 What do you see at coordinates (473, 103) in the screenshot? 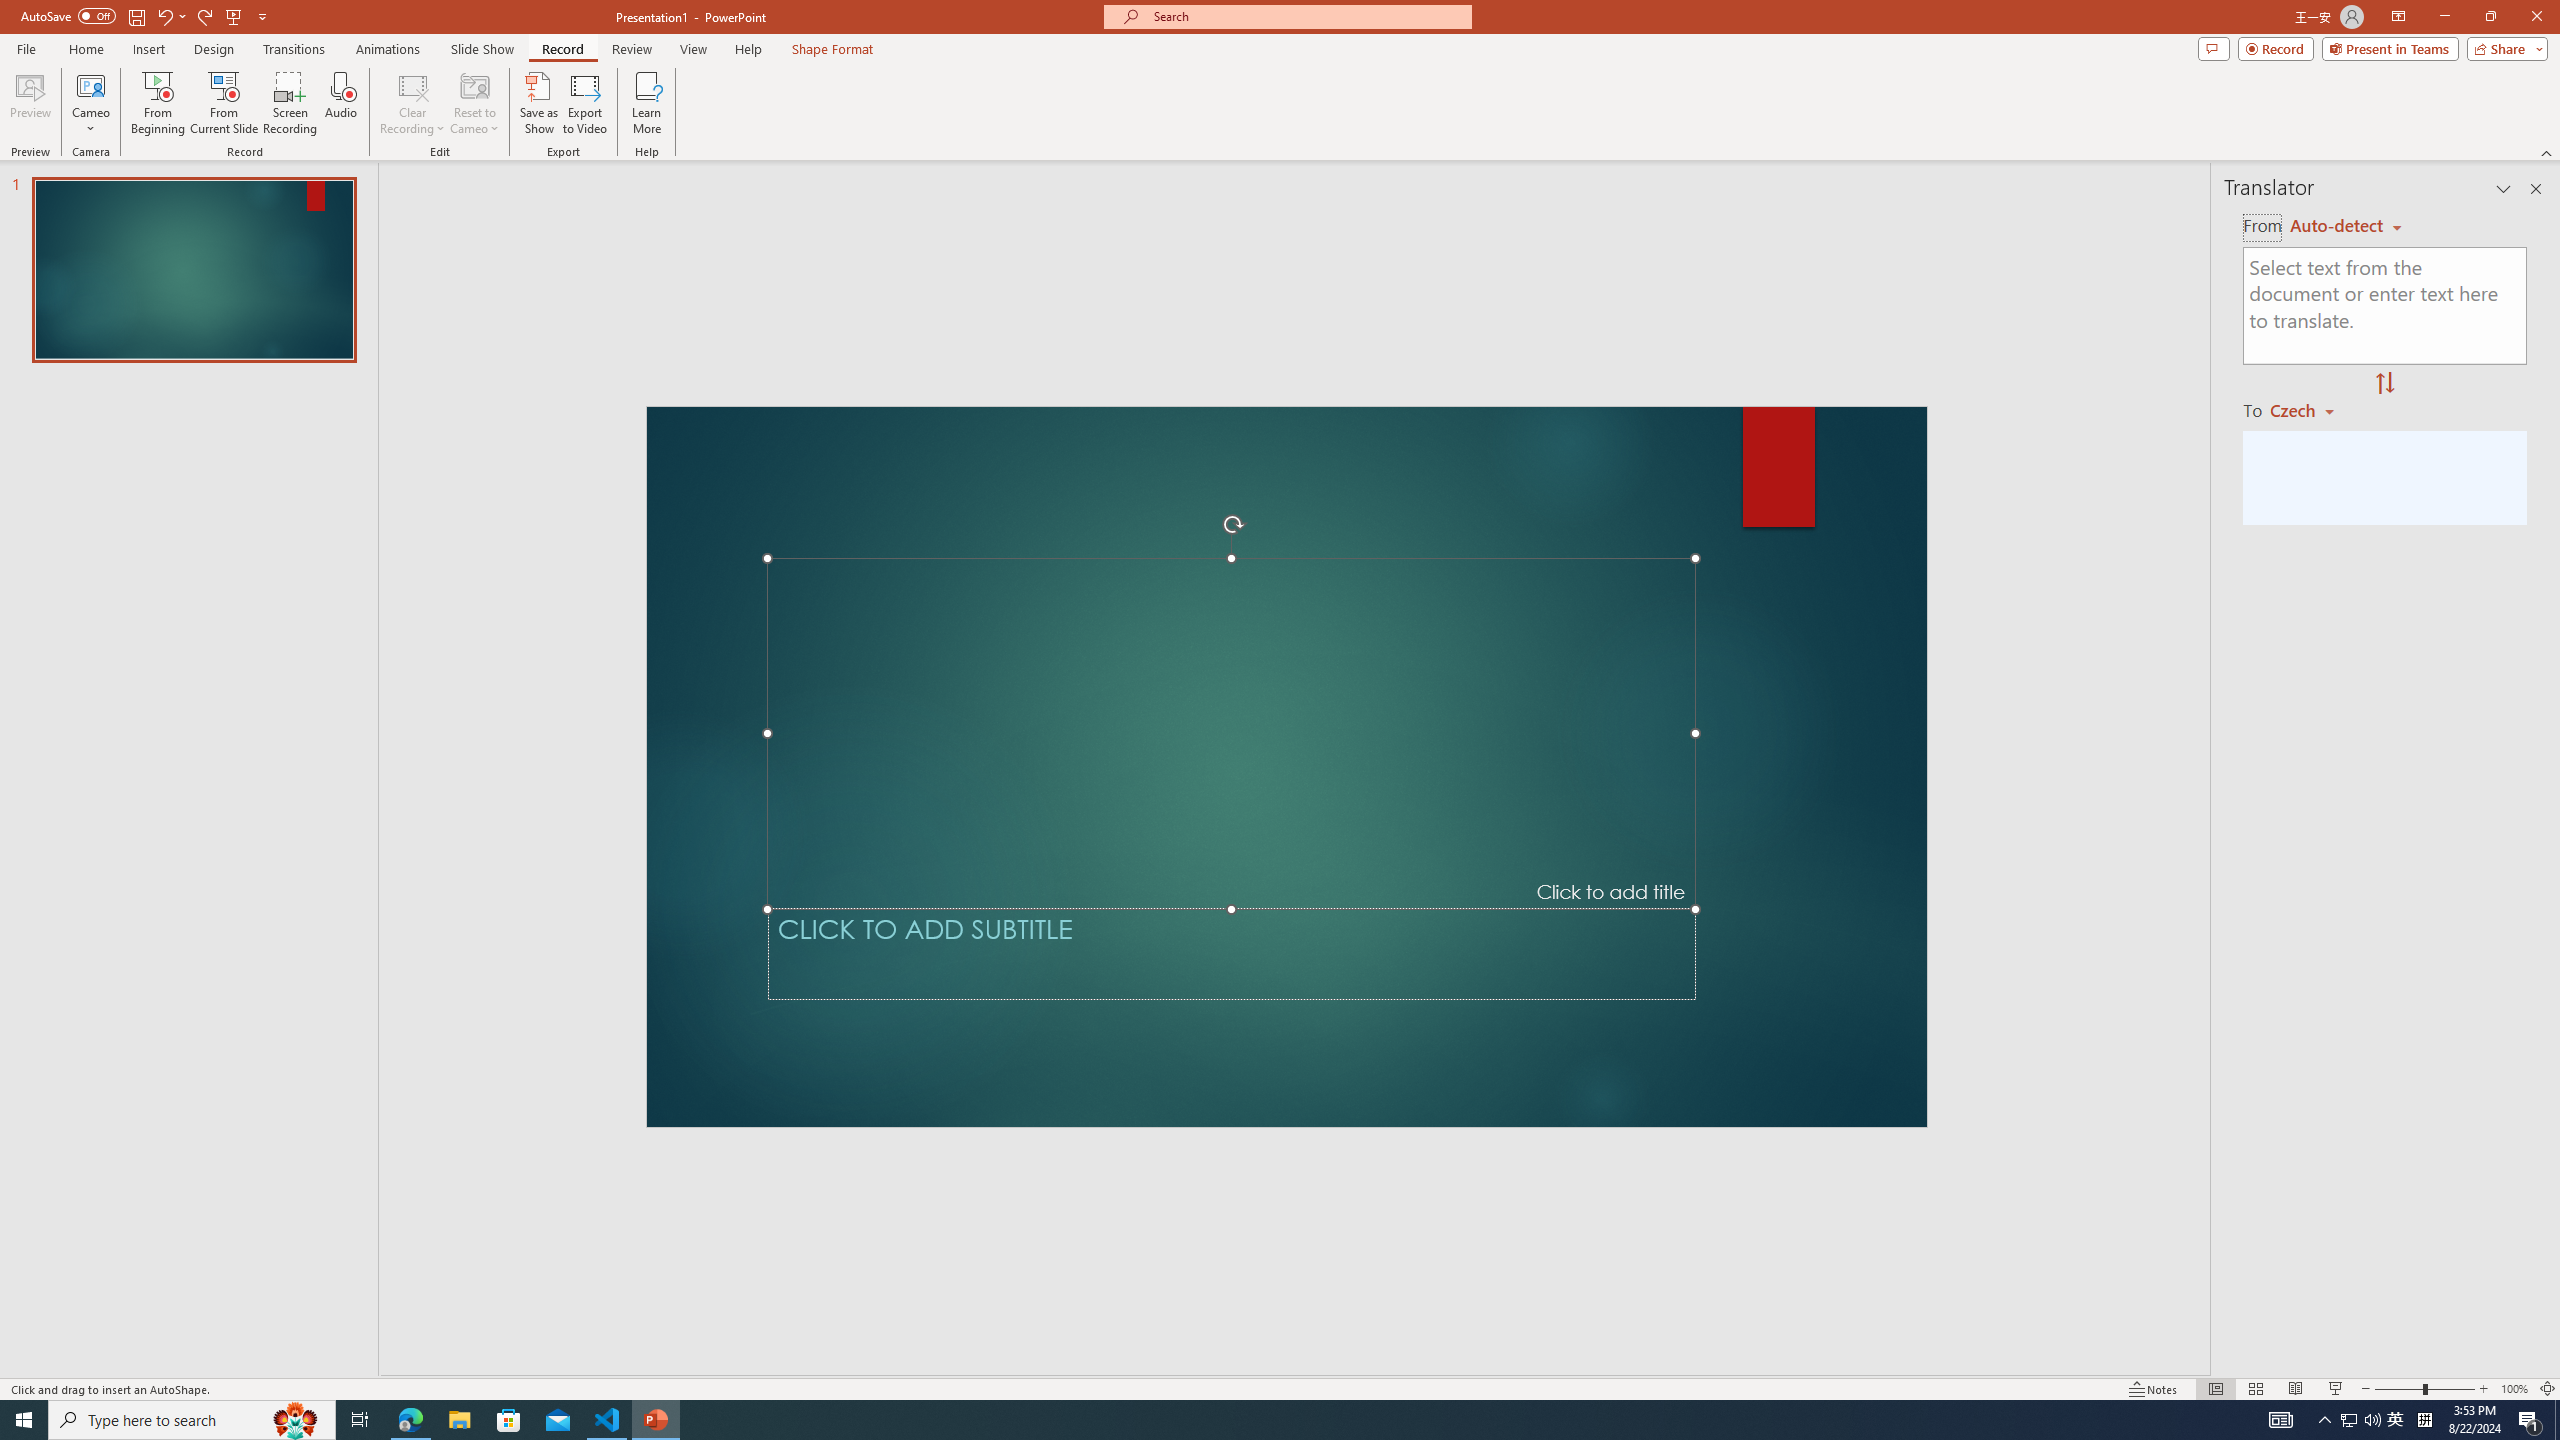
I see `'Reset to Cameo'` at bounding box center [473, 103].